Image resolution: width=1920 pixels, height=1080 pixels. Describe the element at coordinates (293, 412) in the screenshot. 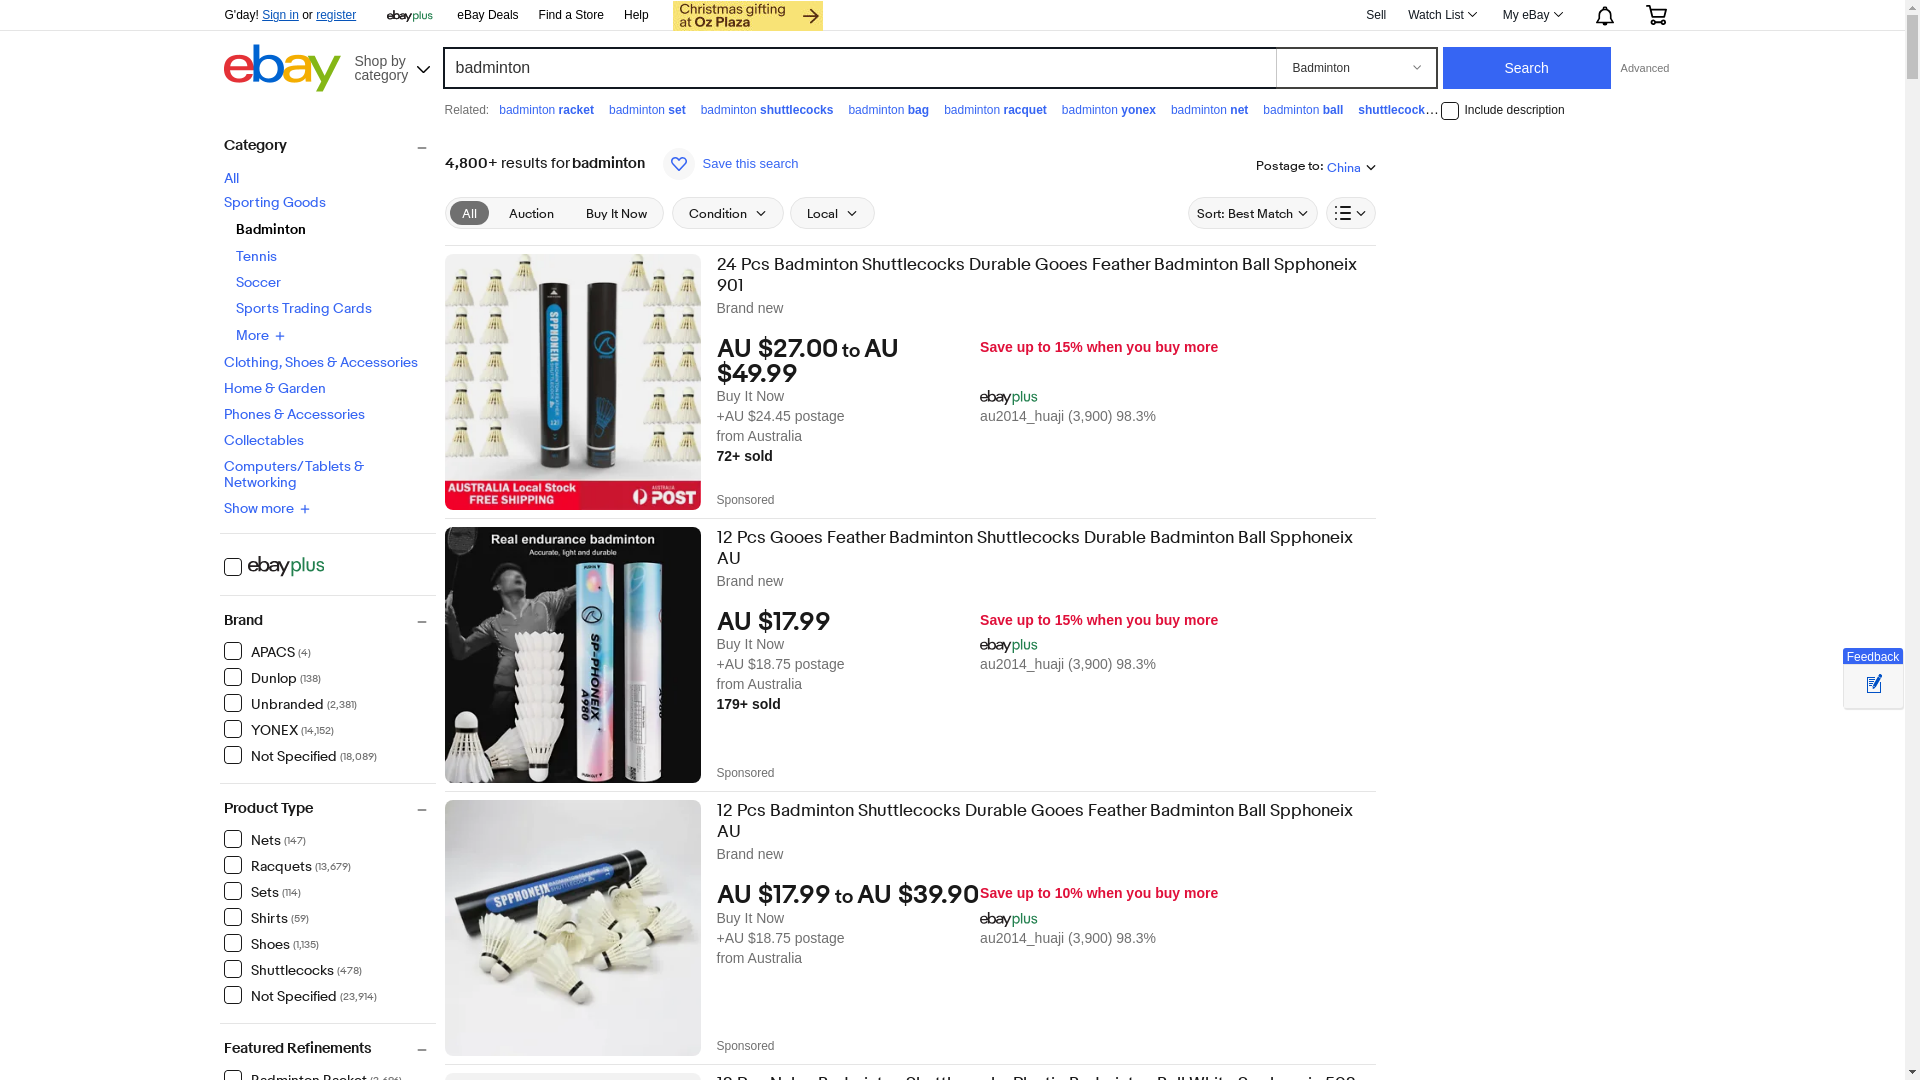

I see `'Phones & Accessories'` at that location.